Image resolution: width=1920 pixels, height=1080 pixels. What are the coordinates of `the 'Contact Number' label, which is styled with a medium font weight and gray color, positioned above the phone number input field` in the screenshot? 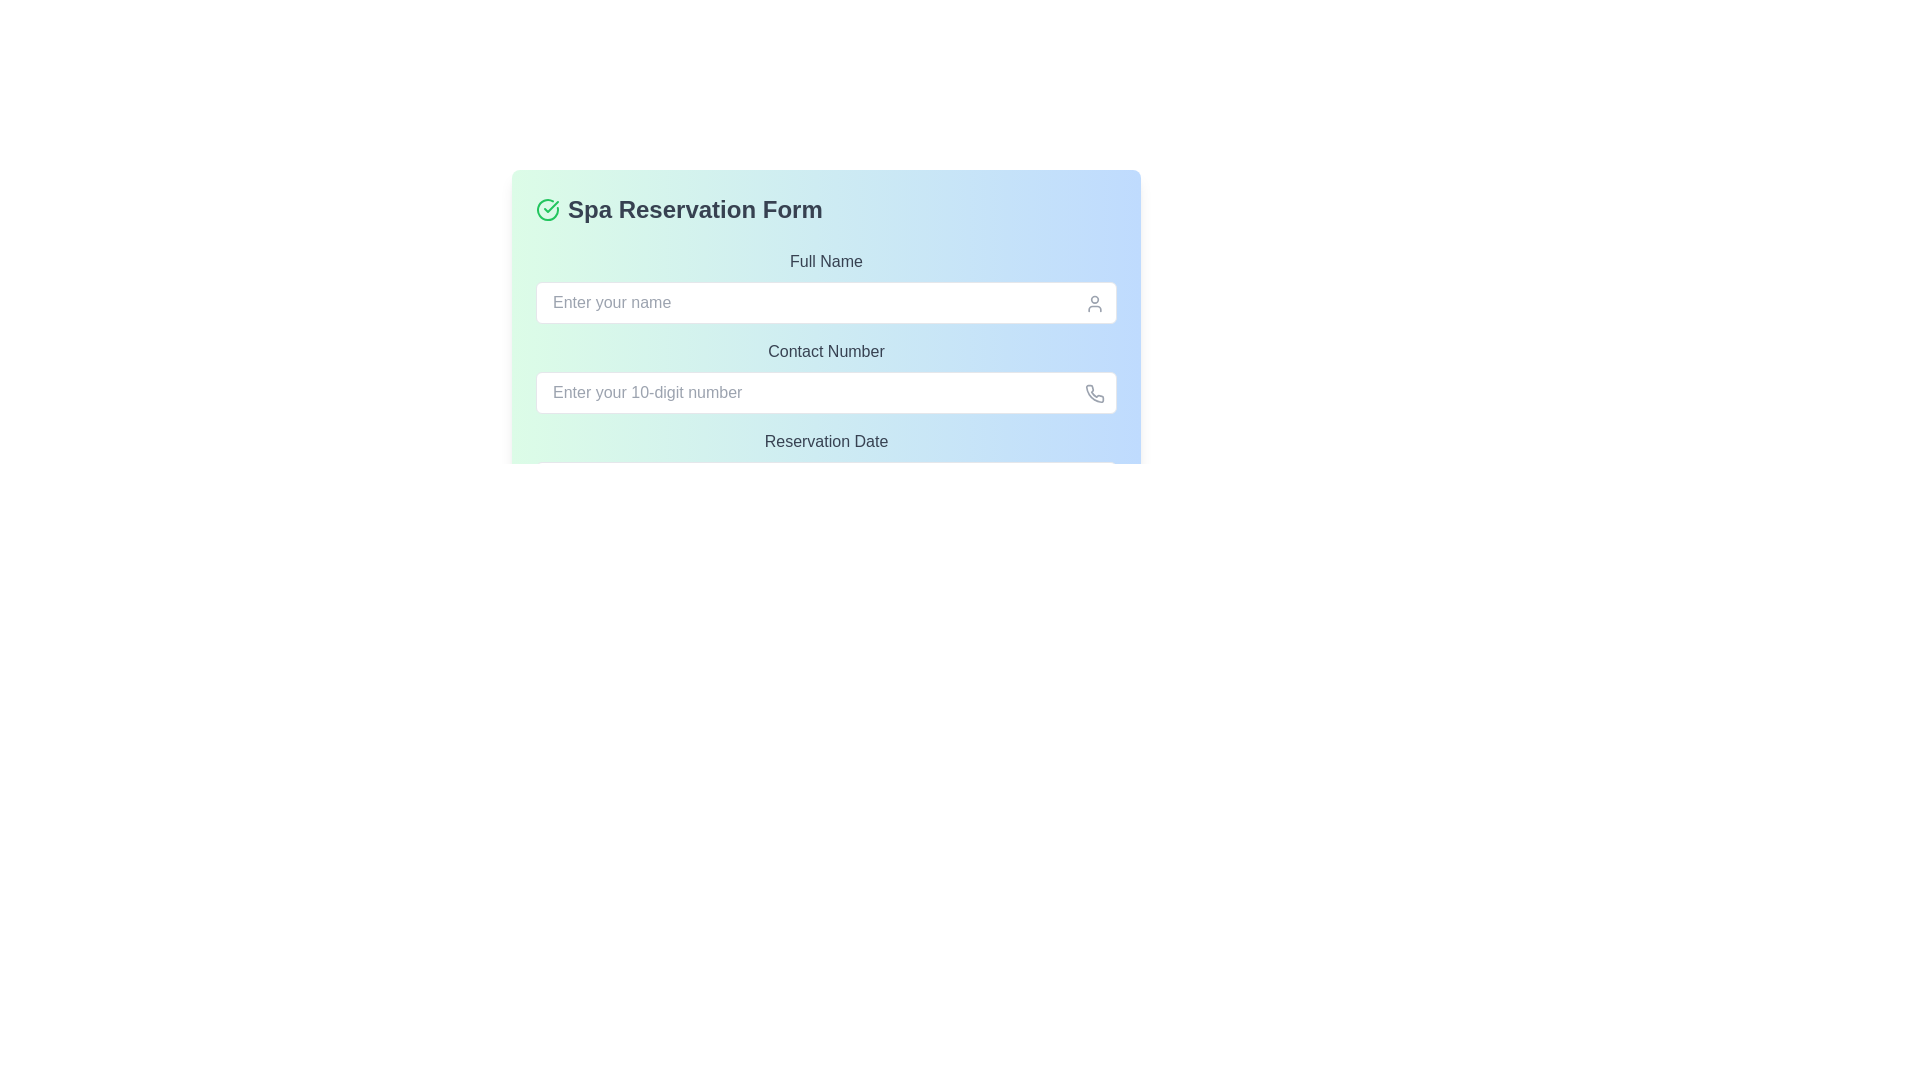 It's located at (826, 350).